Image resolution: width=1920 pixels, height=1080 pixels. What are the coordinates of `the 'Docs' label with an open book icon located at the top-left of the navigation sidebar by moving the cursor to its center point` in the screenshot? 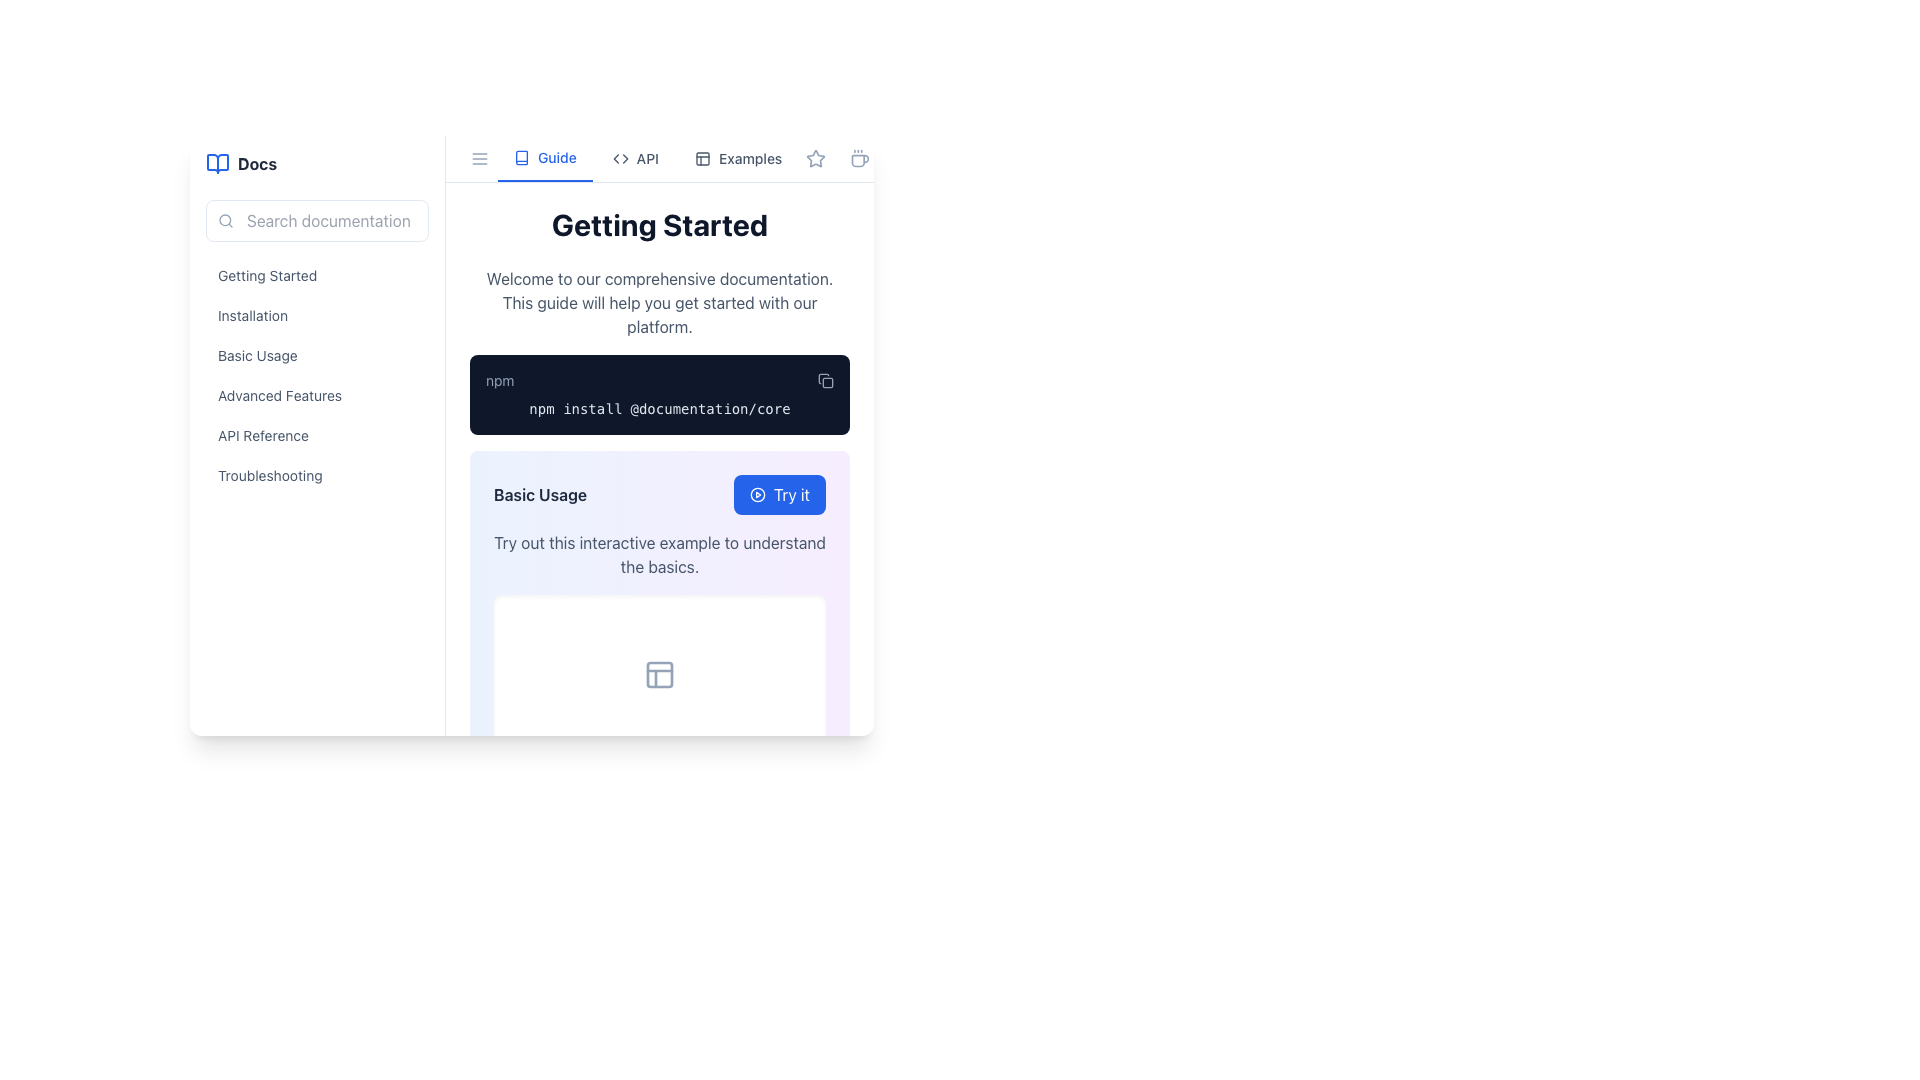 It's located at (316, 163).